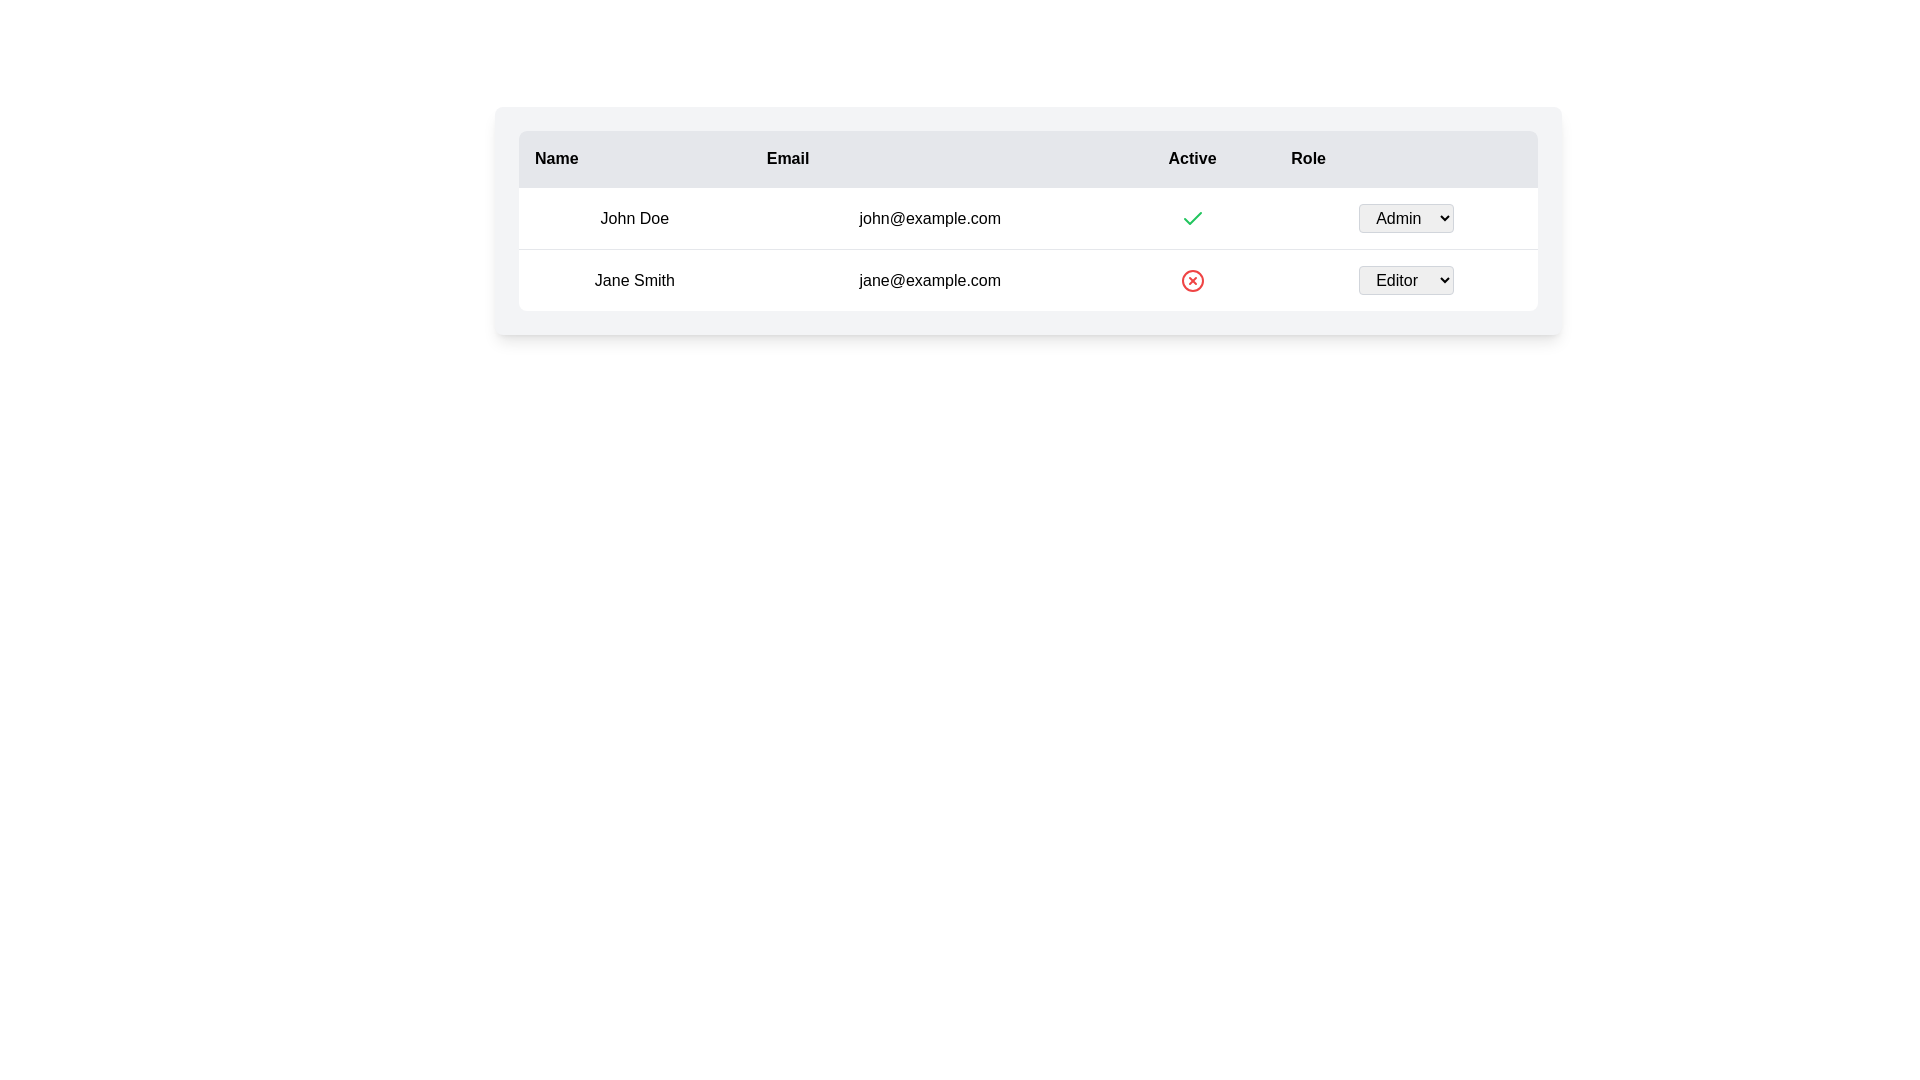  Describe the element at coordinates (1405, 218) in the screenshot. I see `an option from the 'Admin' dropdown menu located in the 'Role' column of the first row, adjacent to the 'Active' column and aligned with 'John Doe'` at that location.